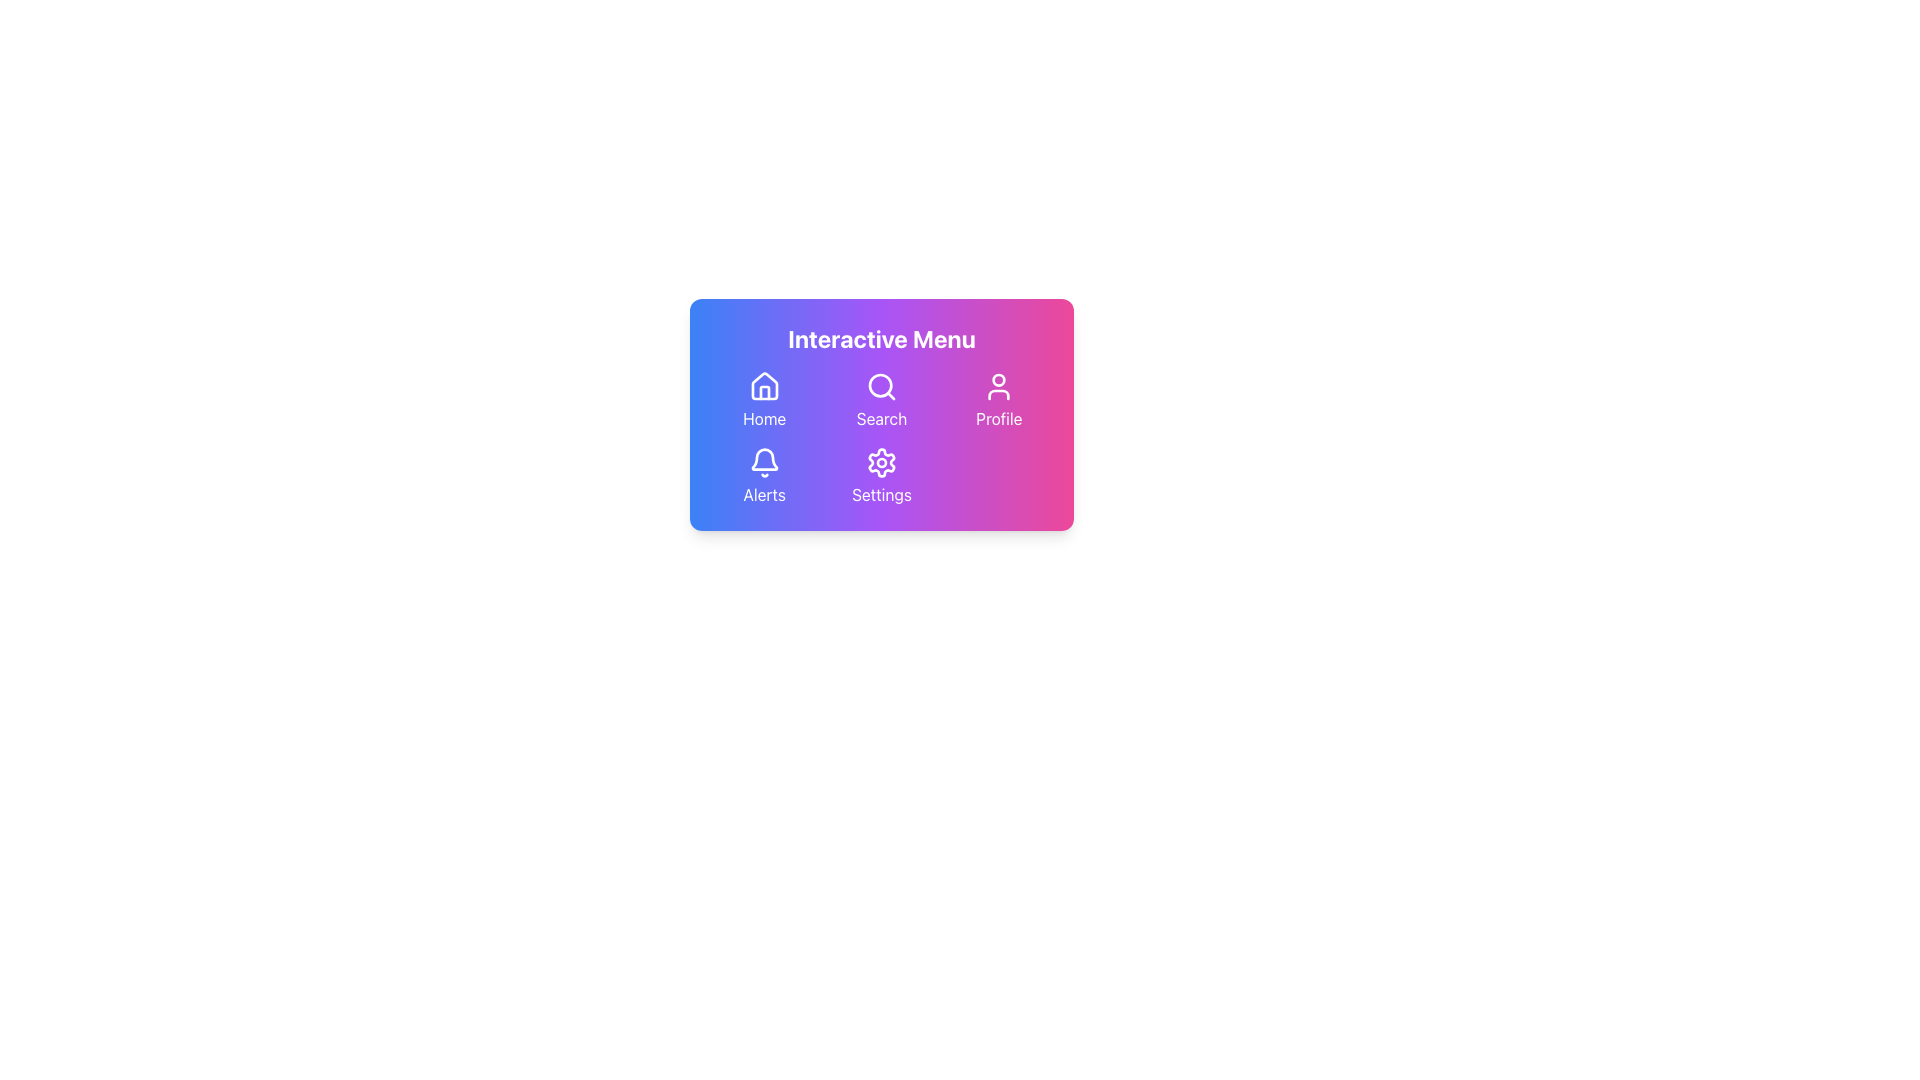 Image resolution: width=1920 pixels, height=1080 pixels. What do you see at coordinates (763, 401) in the screenshot?
I see `the top-left button in the grid layout, which features a white house icon above the label 'Home'` at bounding box center [763, 401].